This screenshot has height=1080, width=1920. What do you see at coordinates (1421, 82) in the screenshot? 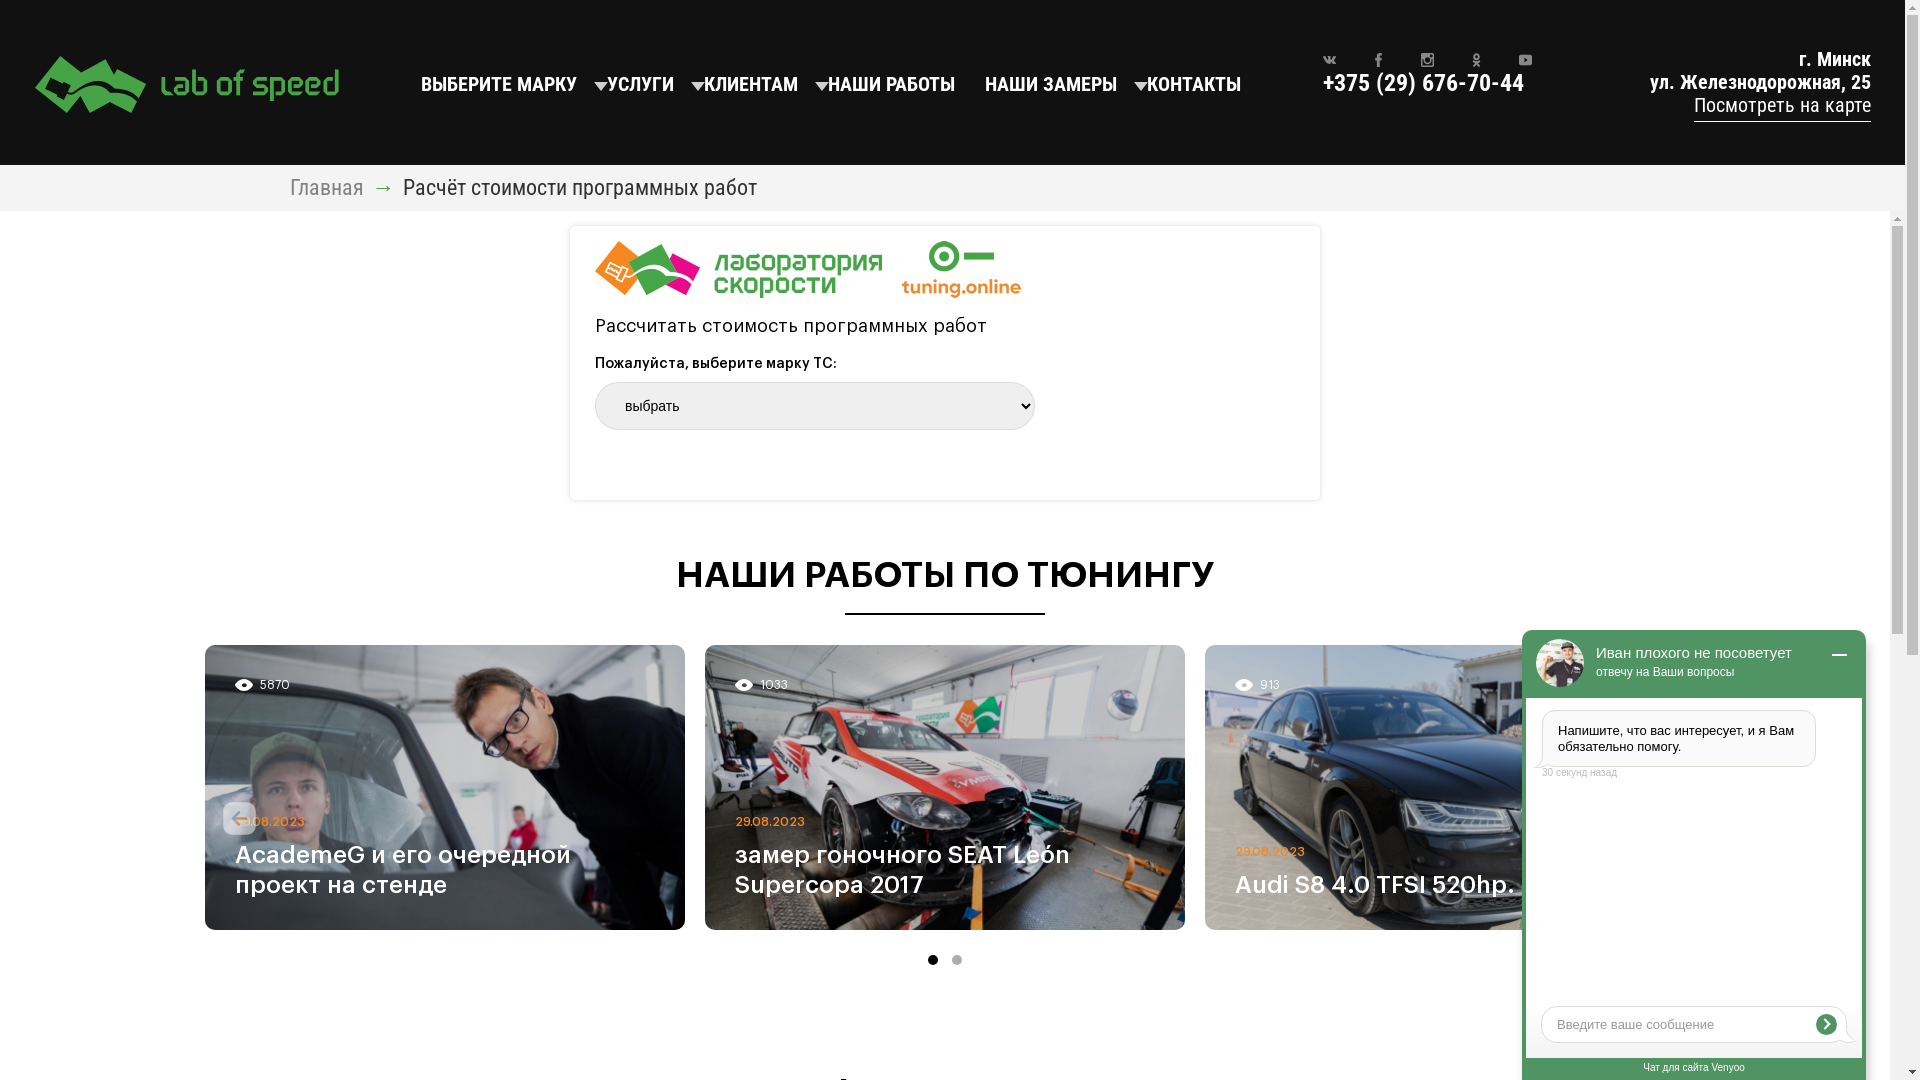
I see `'+375 (29) 676-70-44'` at bounding box center [1421, 82].